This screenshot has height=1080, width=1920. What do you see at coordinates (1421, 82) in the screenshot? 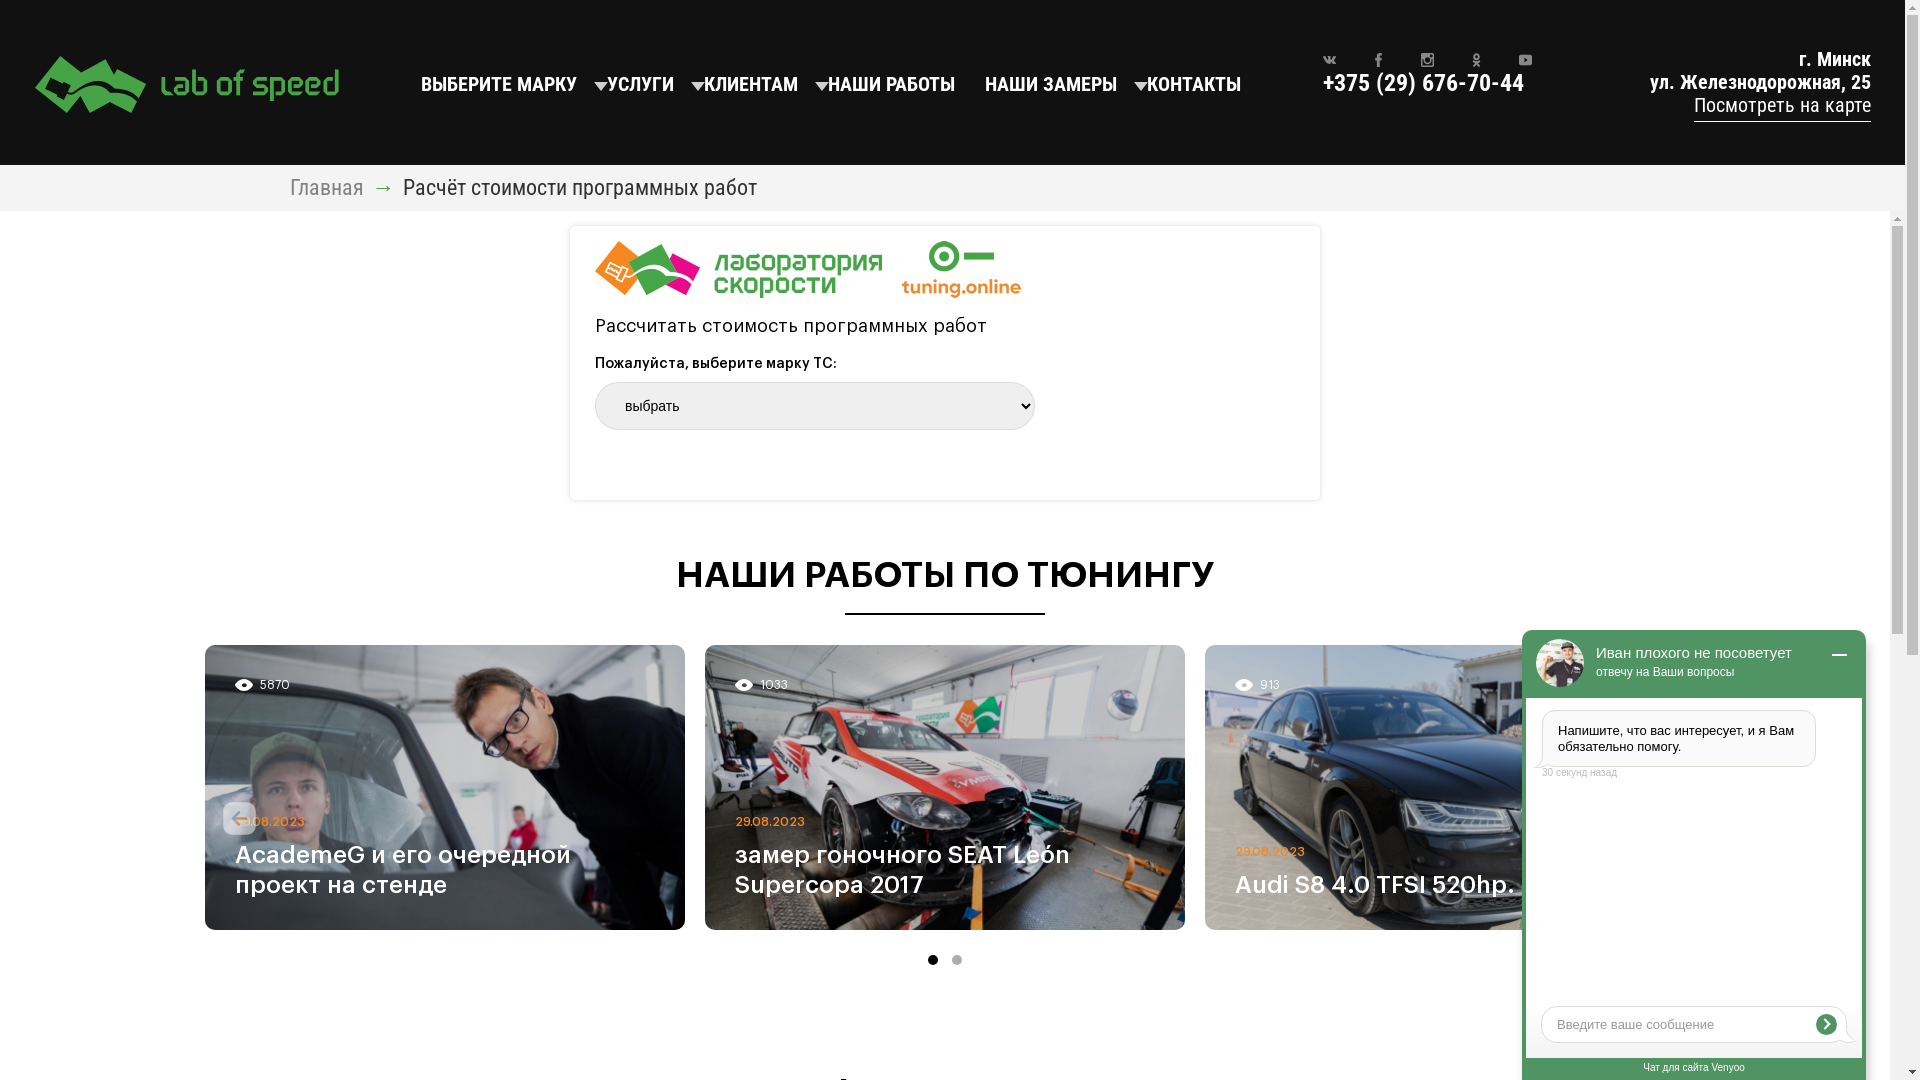
I see `'+375 (29) 676-70-44'` at bounding box center [1421, 82].